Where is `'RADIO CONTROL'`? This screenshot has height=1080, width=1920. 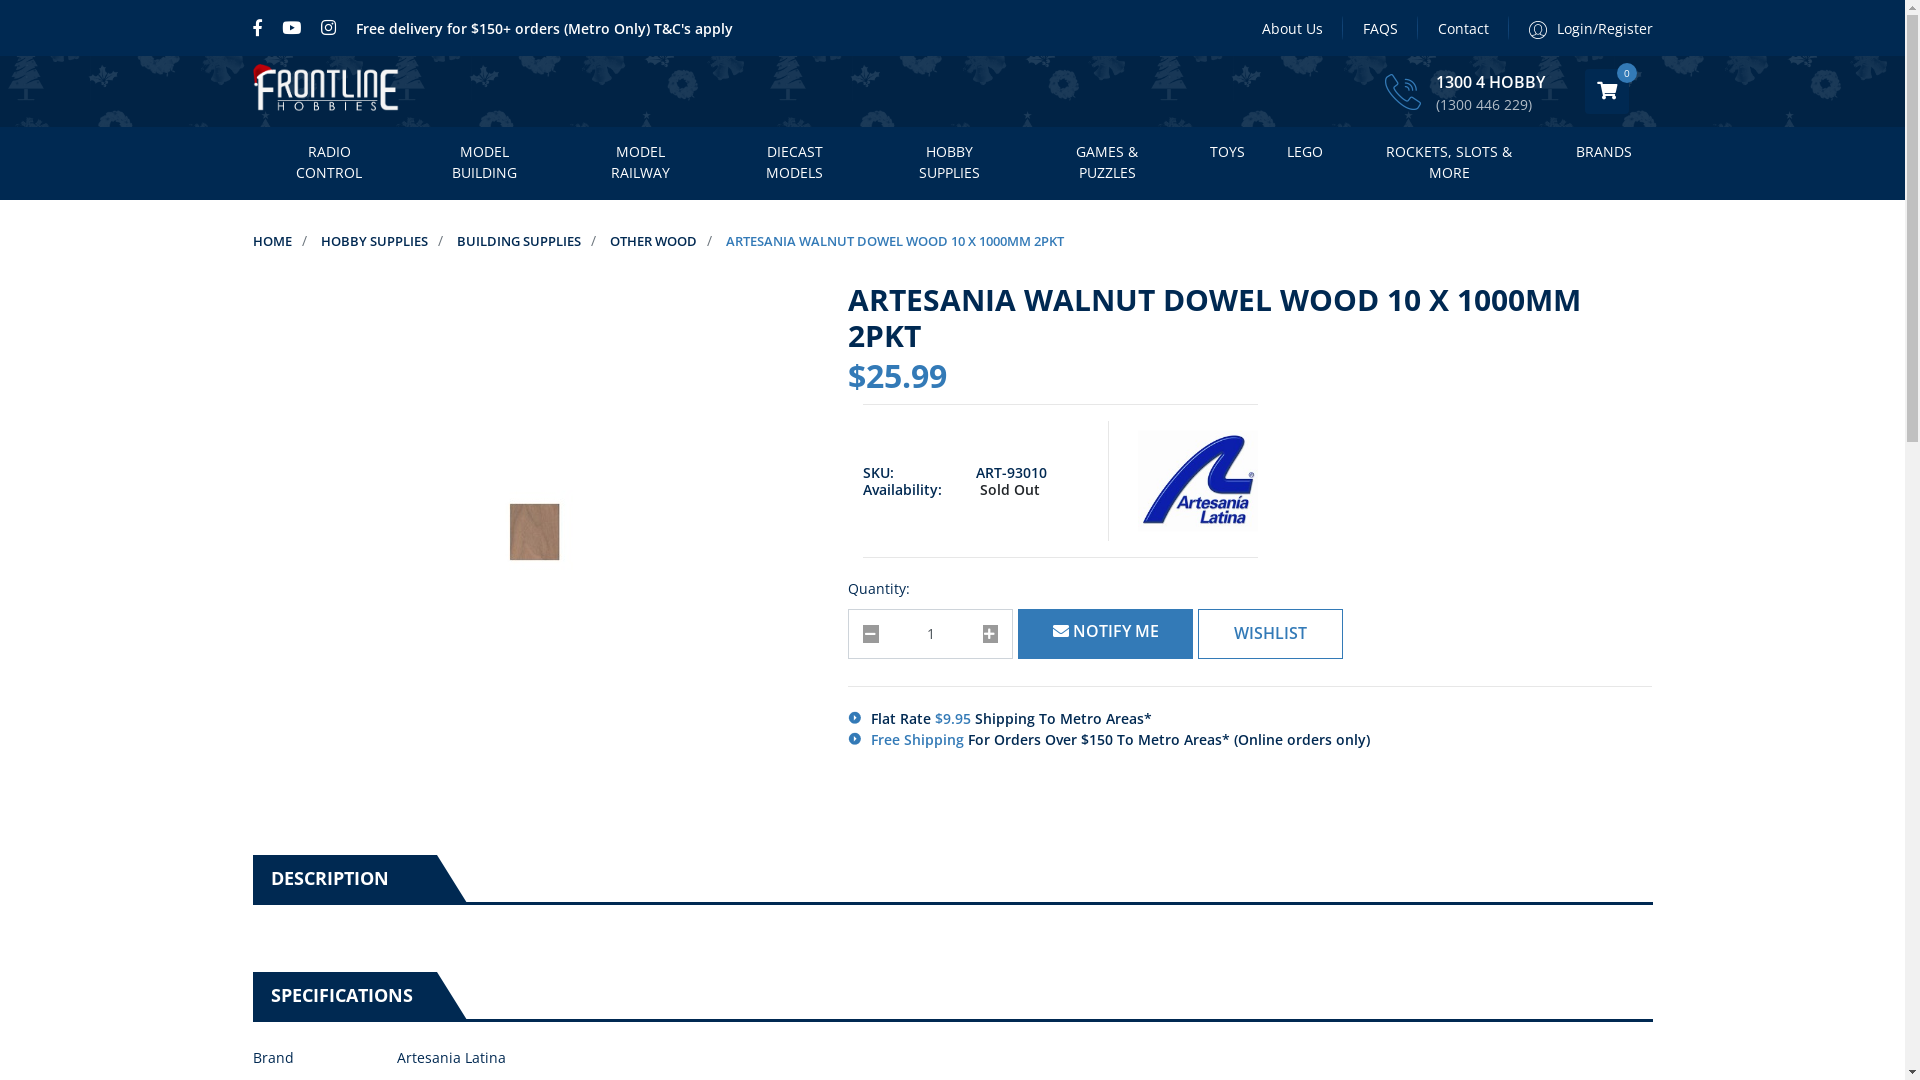 'RADIO CONTROL' is located at coordinates (328, 162).